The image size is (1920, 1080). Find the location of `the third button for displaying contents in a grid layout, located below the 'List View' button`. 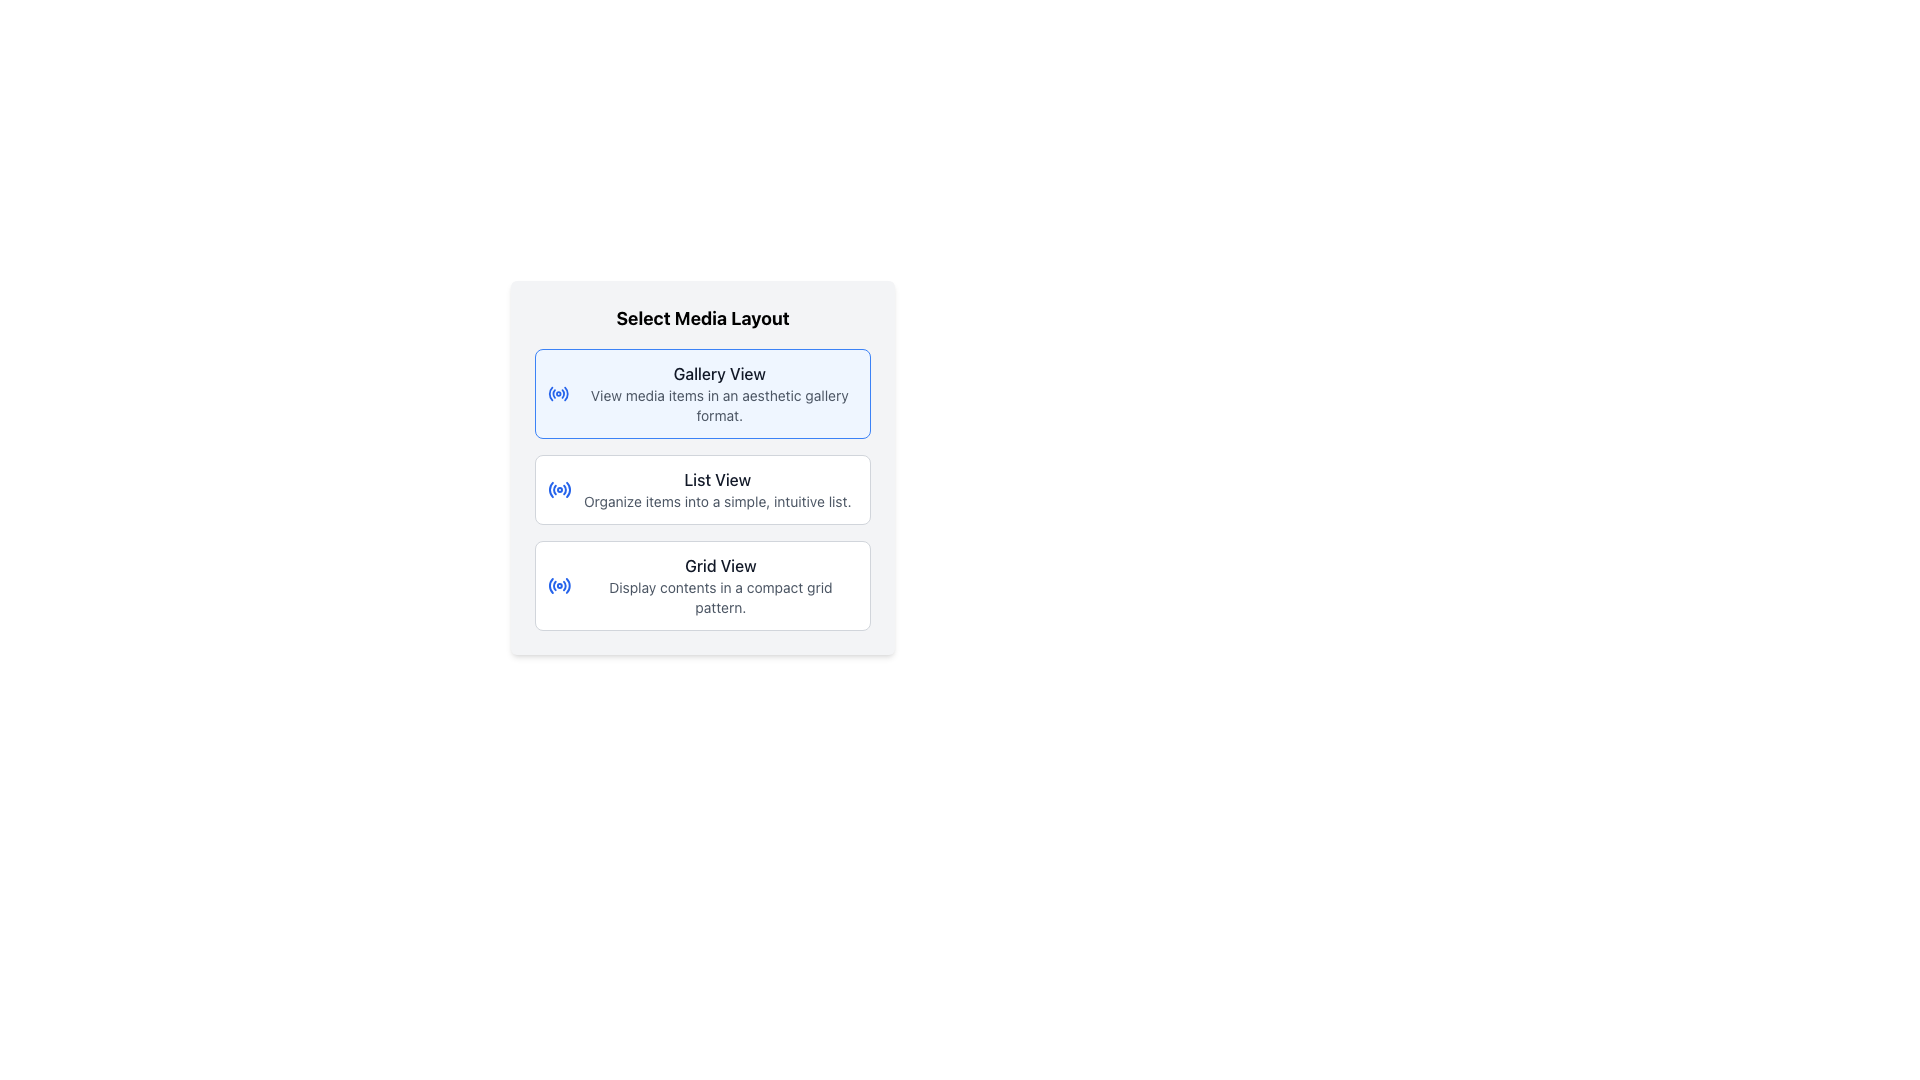

the third button for displaying contents in a grid layout, located below the 'List View' button is located at coordinates (702, 585).